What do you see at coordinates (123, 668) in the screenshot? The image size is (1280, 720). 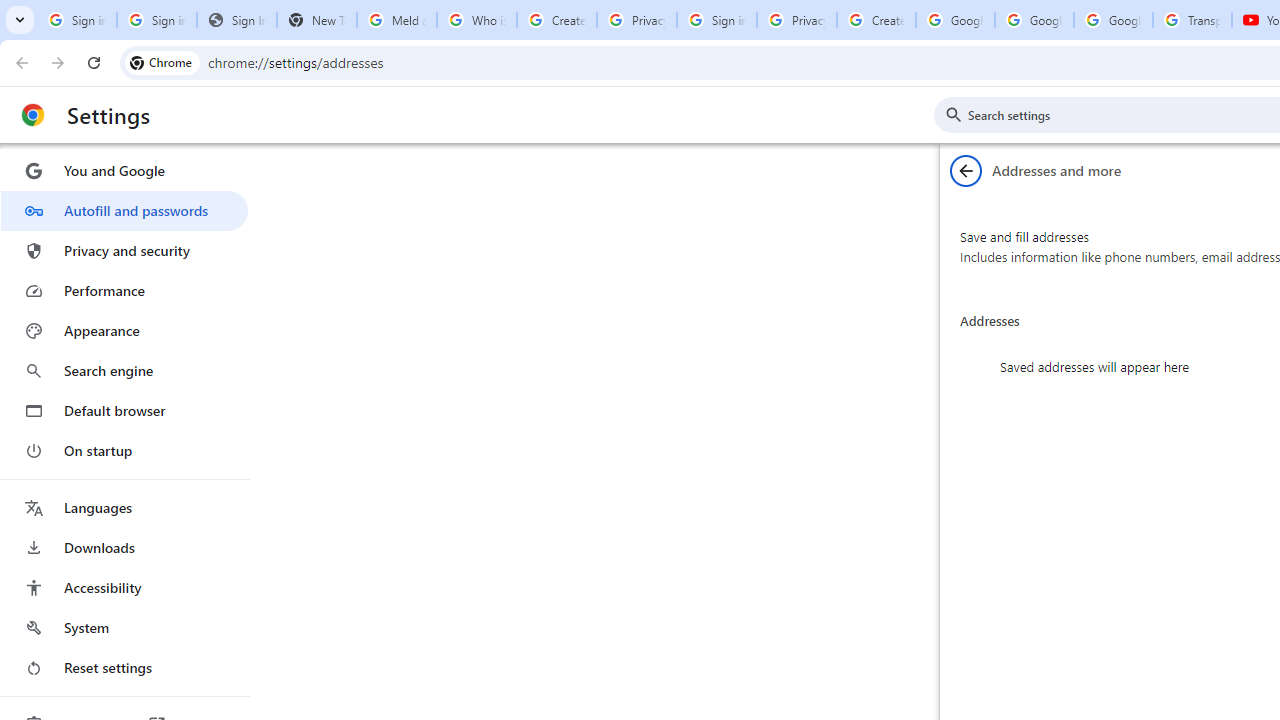 I see `'Reset settings'` at bounding box center [123, 668].